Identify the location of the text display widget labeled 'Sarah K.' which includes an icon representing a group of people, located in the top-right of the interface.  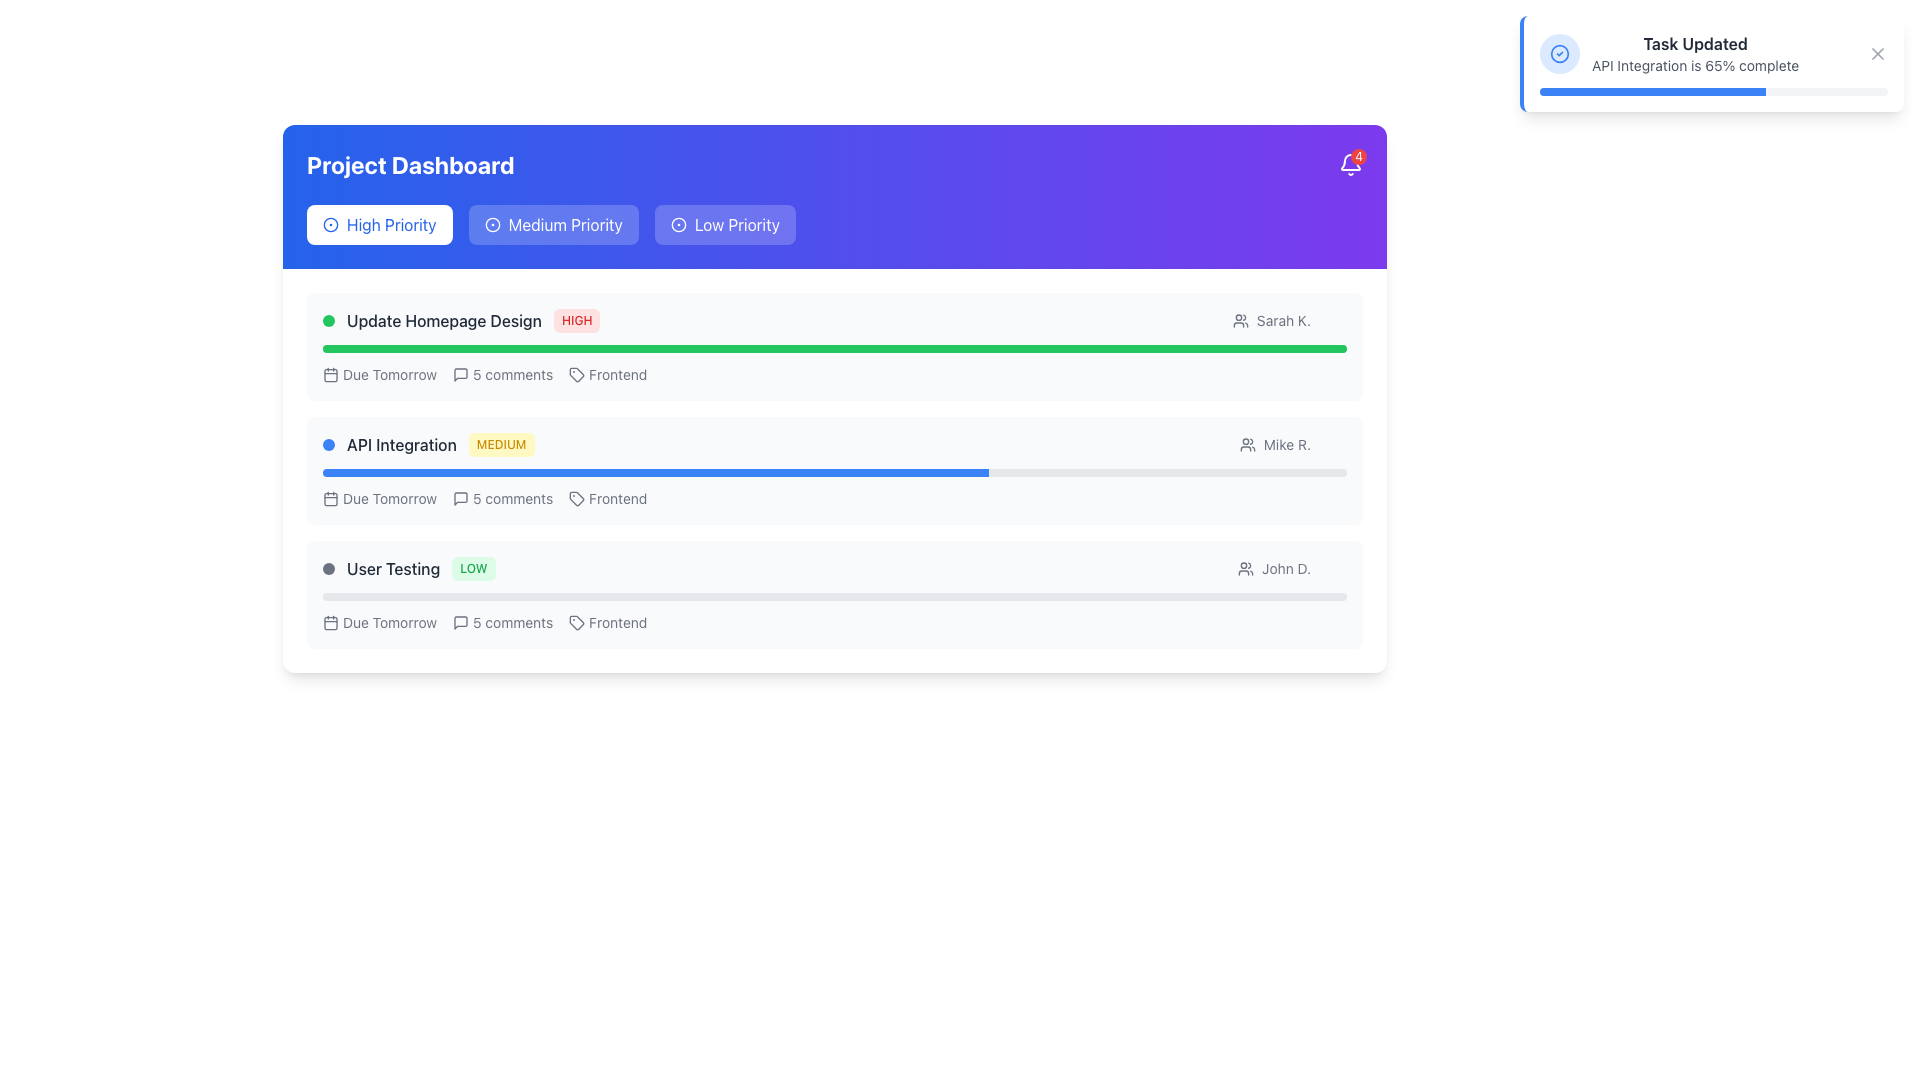
(1271, 319).